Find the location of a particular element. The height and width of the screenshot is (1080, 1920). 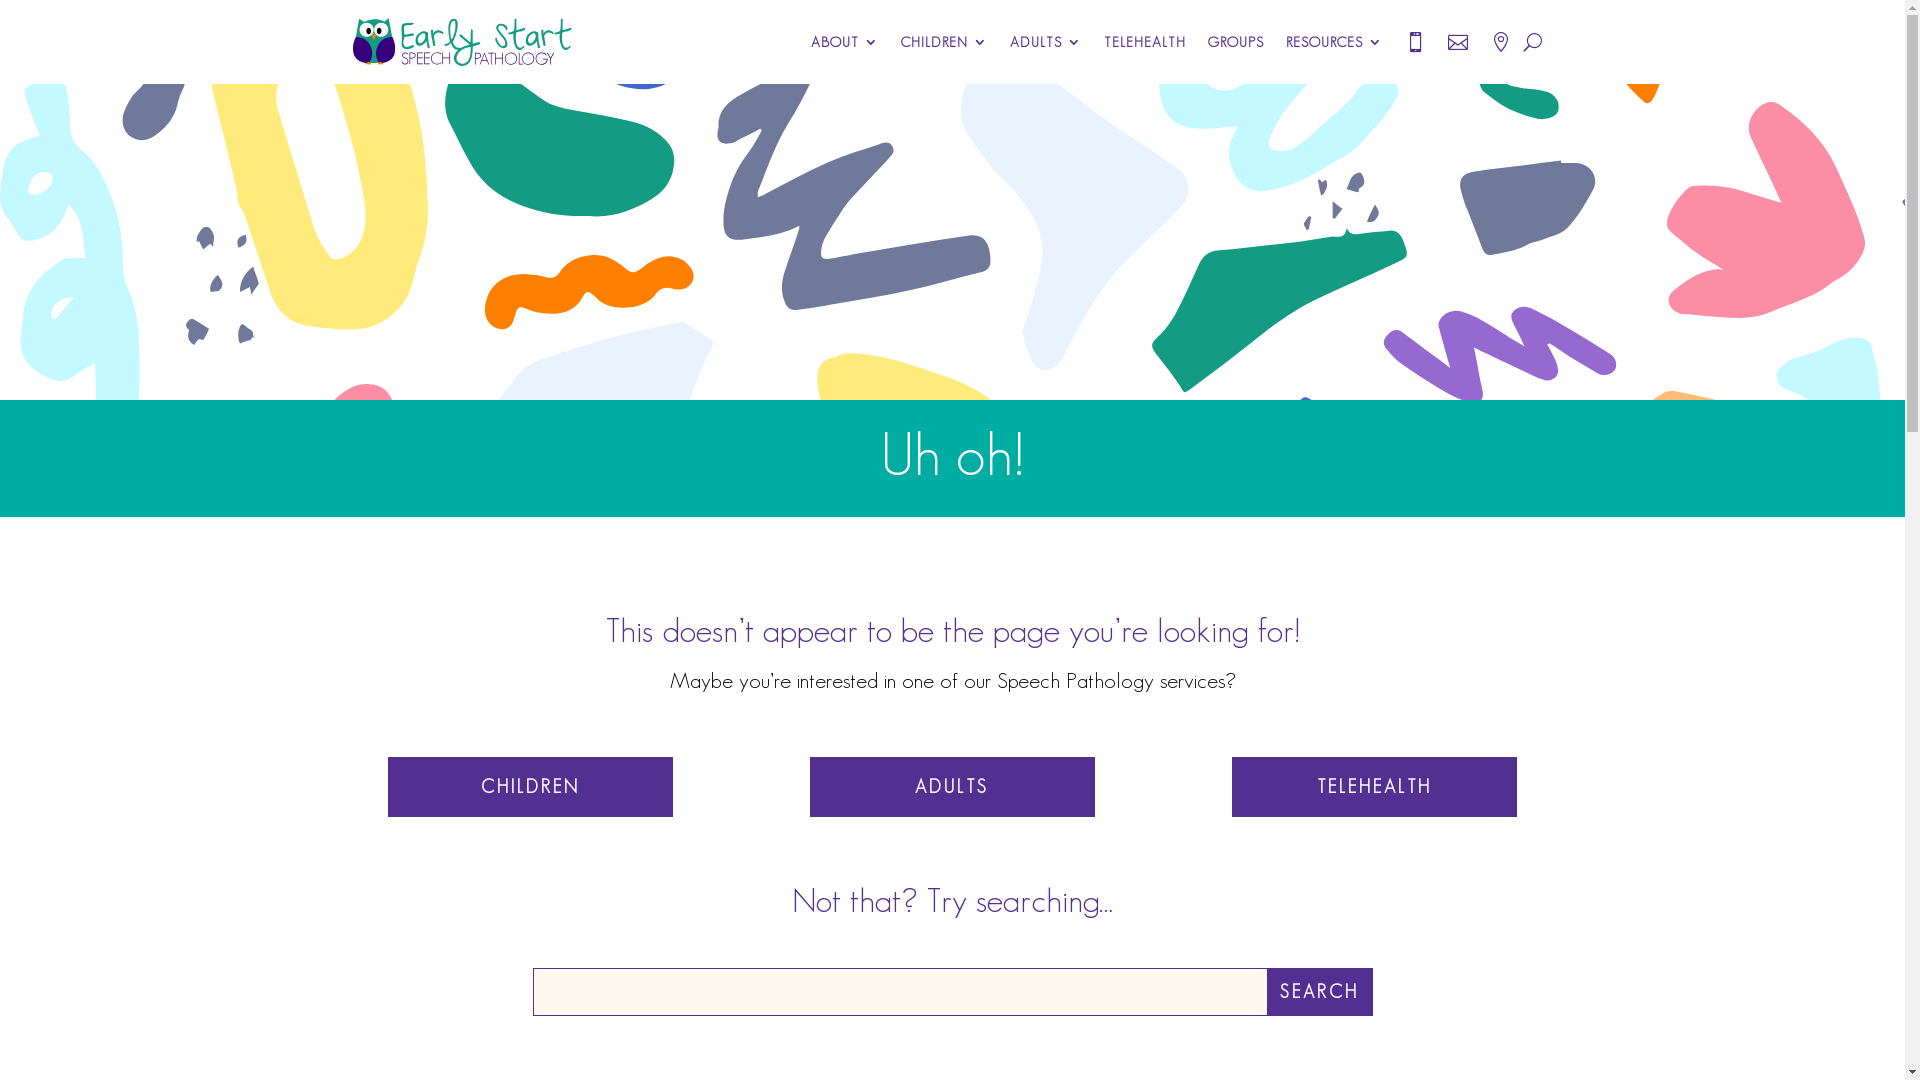

'TELEHEALTH' is located at coordinates (1145, 42).